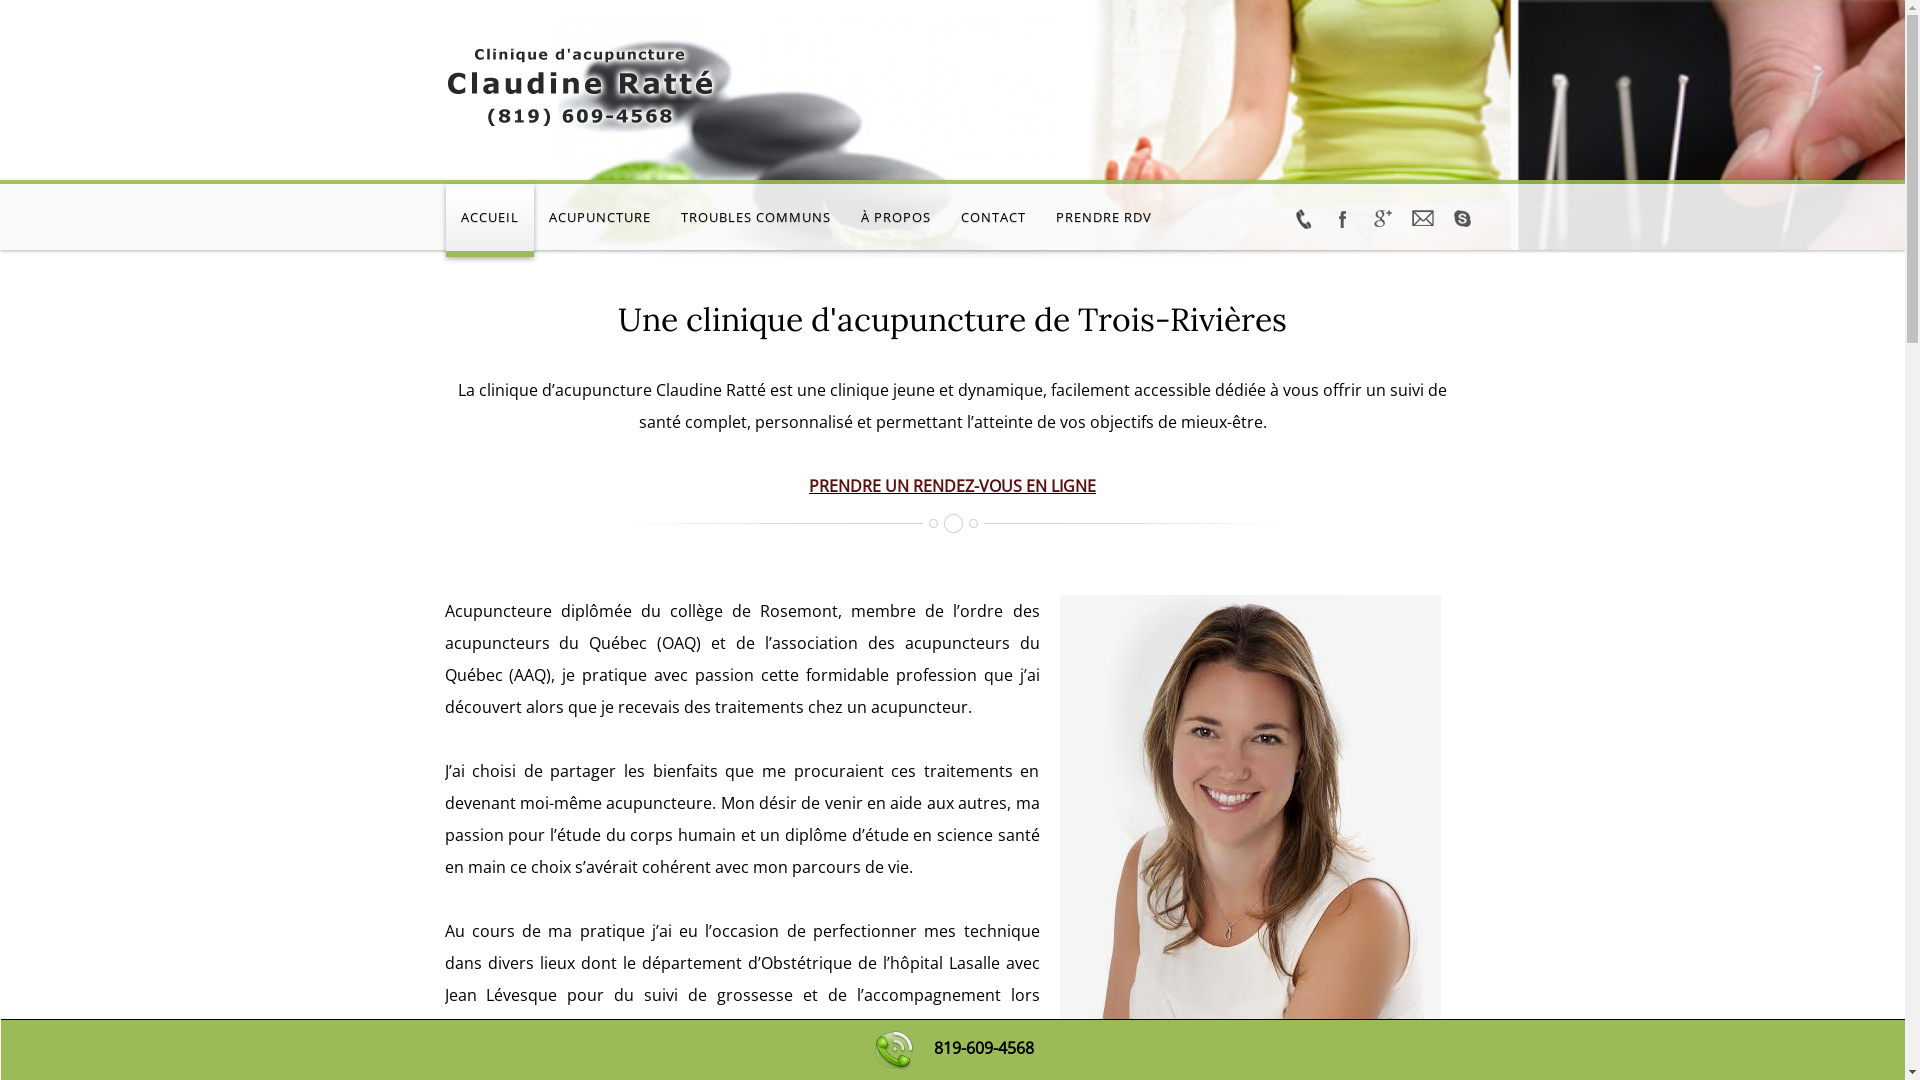 Image resolution: width=1920 pixels, height=1080 pixels. I want to click on '819-609-4568', so click(983, 1047).